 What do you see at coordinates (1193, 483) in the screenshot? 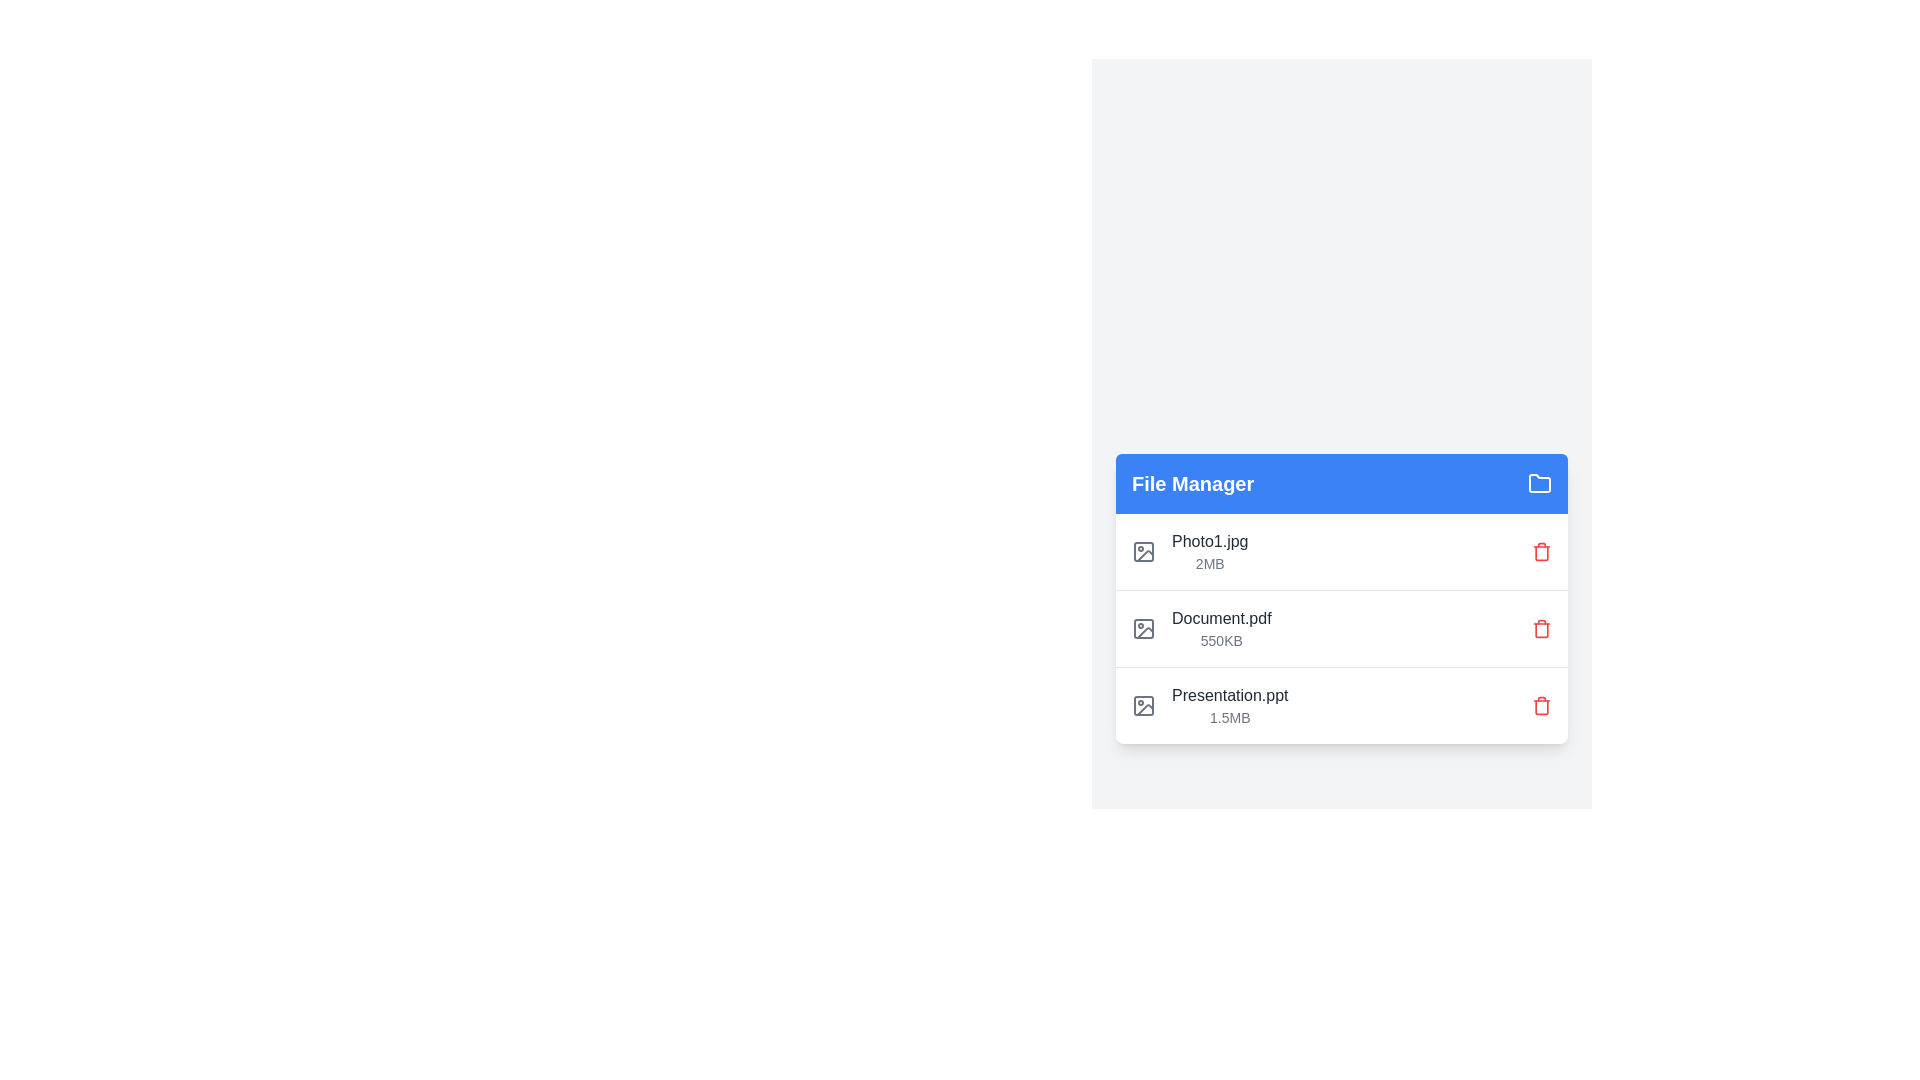
I see `the 'File Manager' text element, which is styled in large bold font and is located in the upper-left corner of the blue header section of the file management interface` at bounding box center [1193, 483].